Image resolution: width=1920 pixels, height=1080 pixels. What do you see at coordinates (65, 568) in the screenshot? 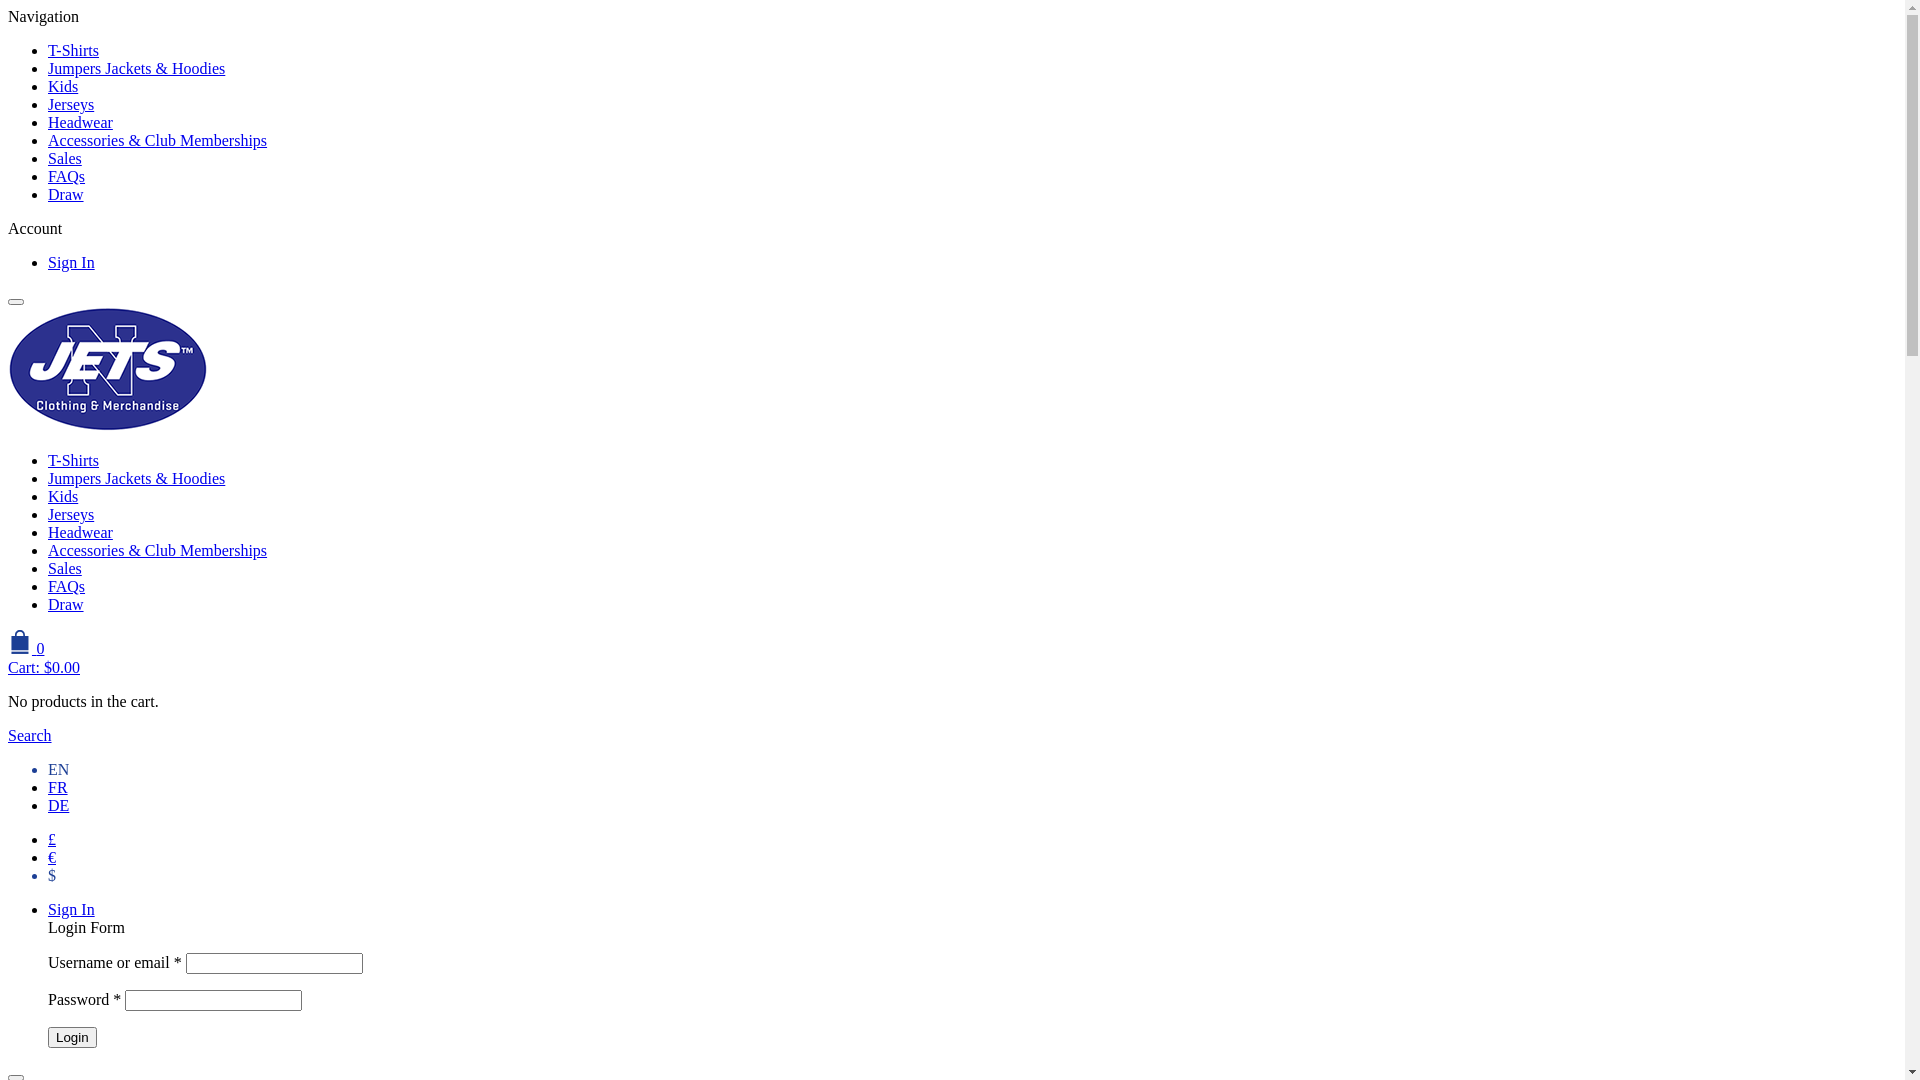
I see `'Sales'` at bounding box center [65, 568].